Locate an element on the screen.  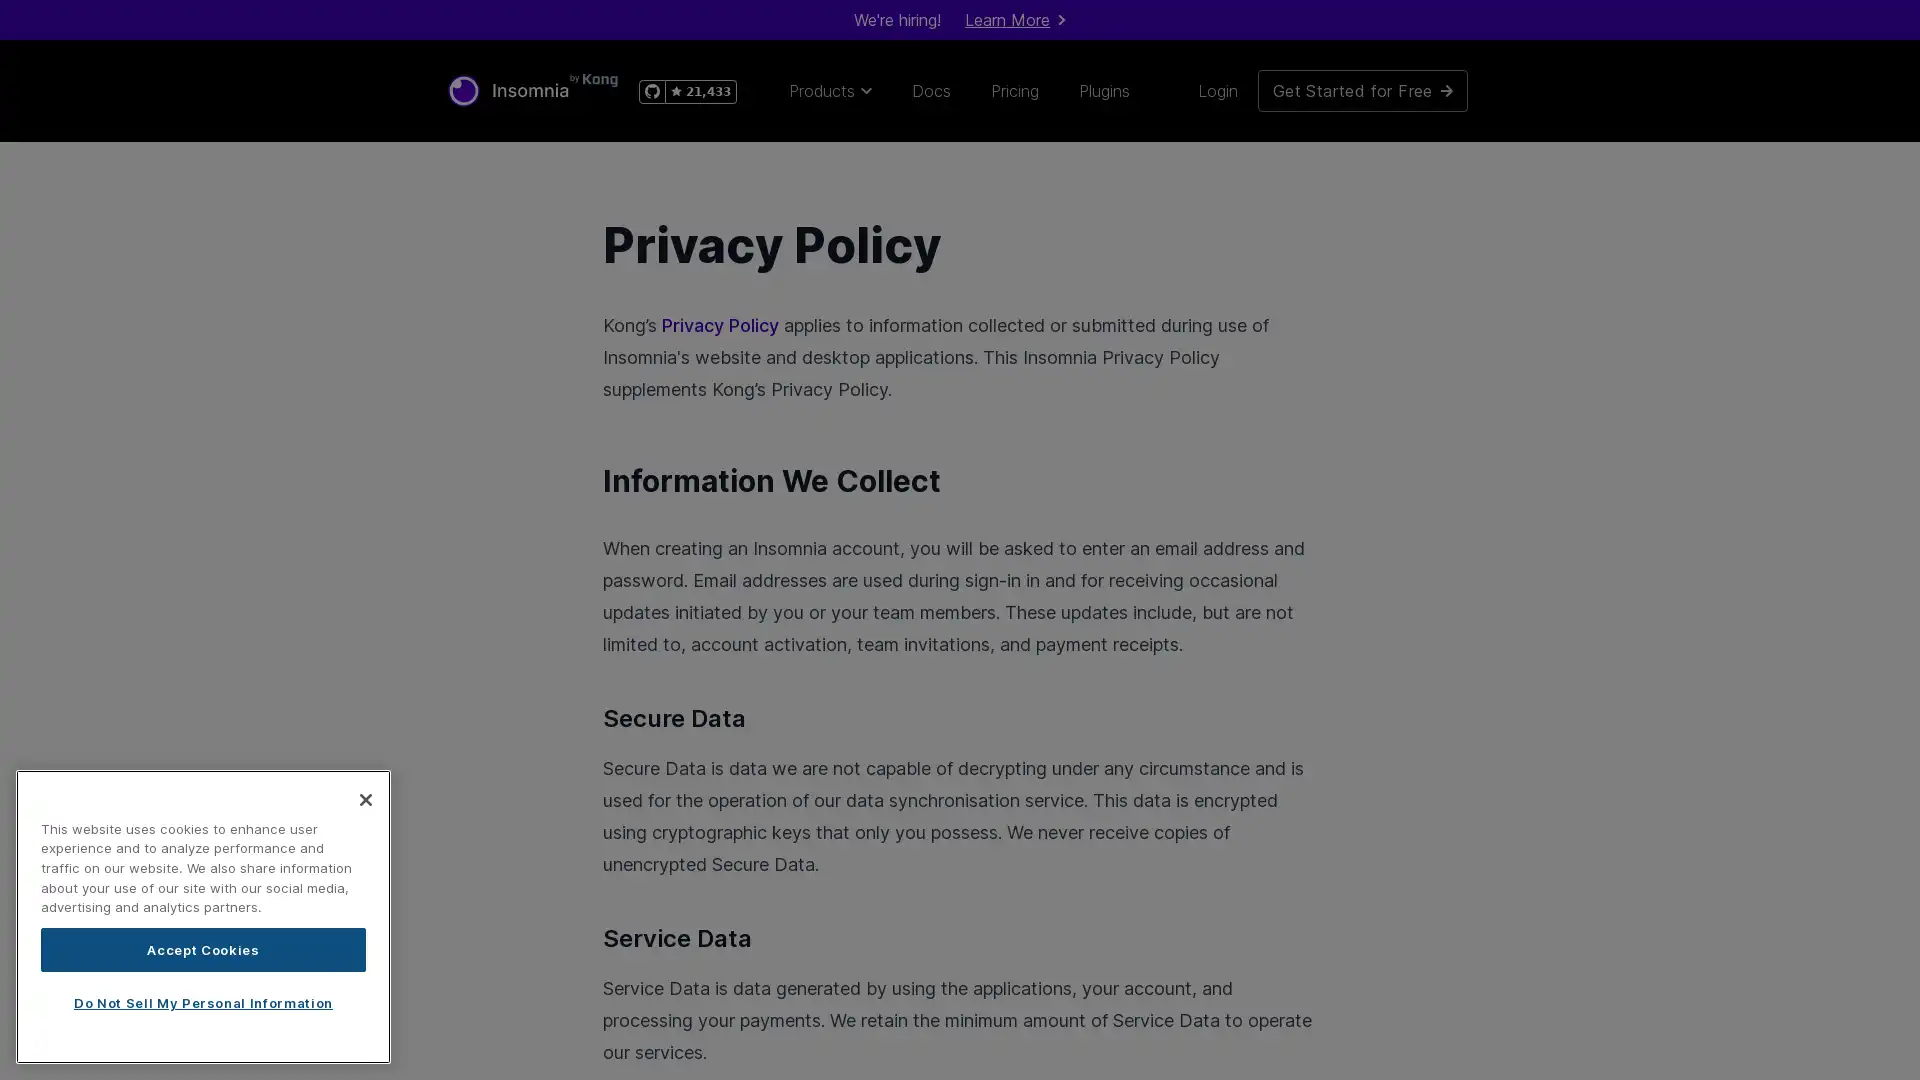
Do Not Sell My Personal Information is located at coordinates (203, 1002).